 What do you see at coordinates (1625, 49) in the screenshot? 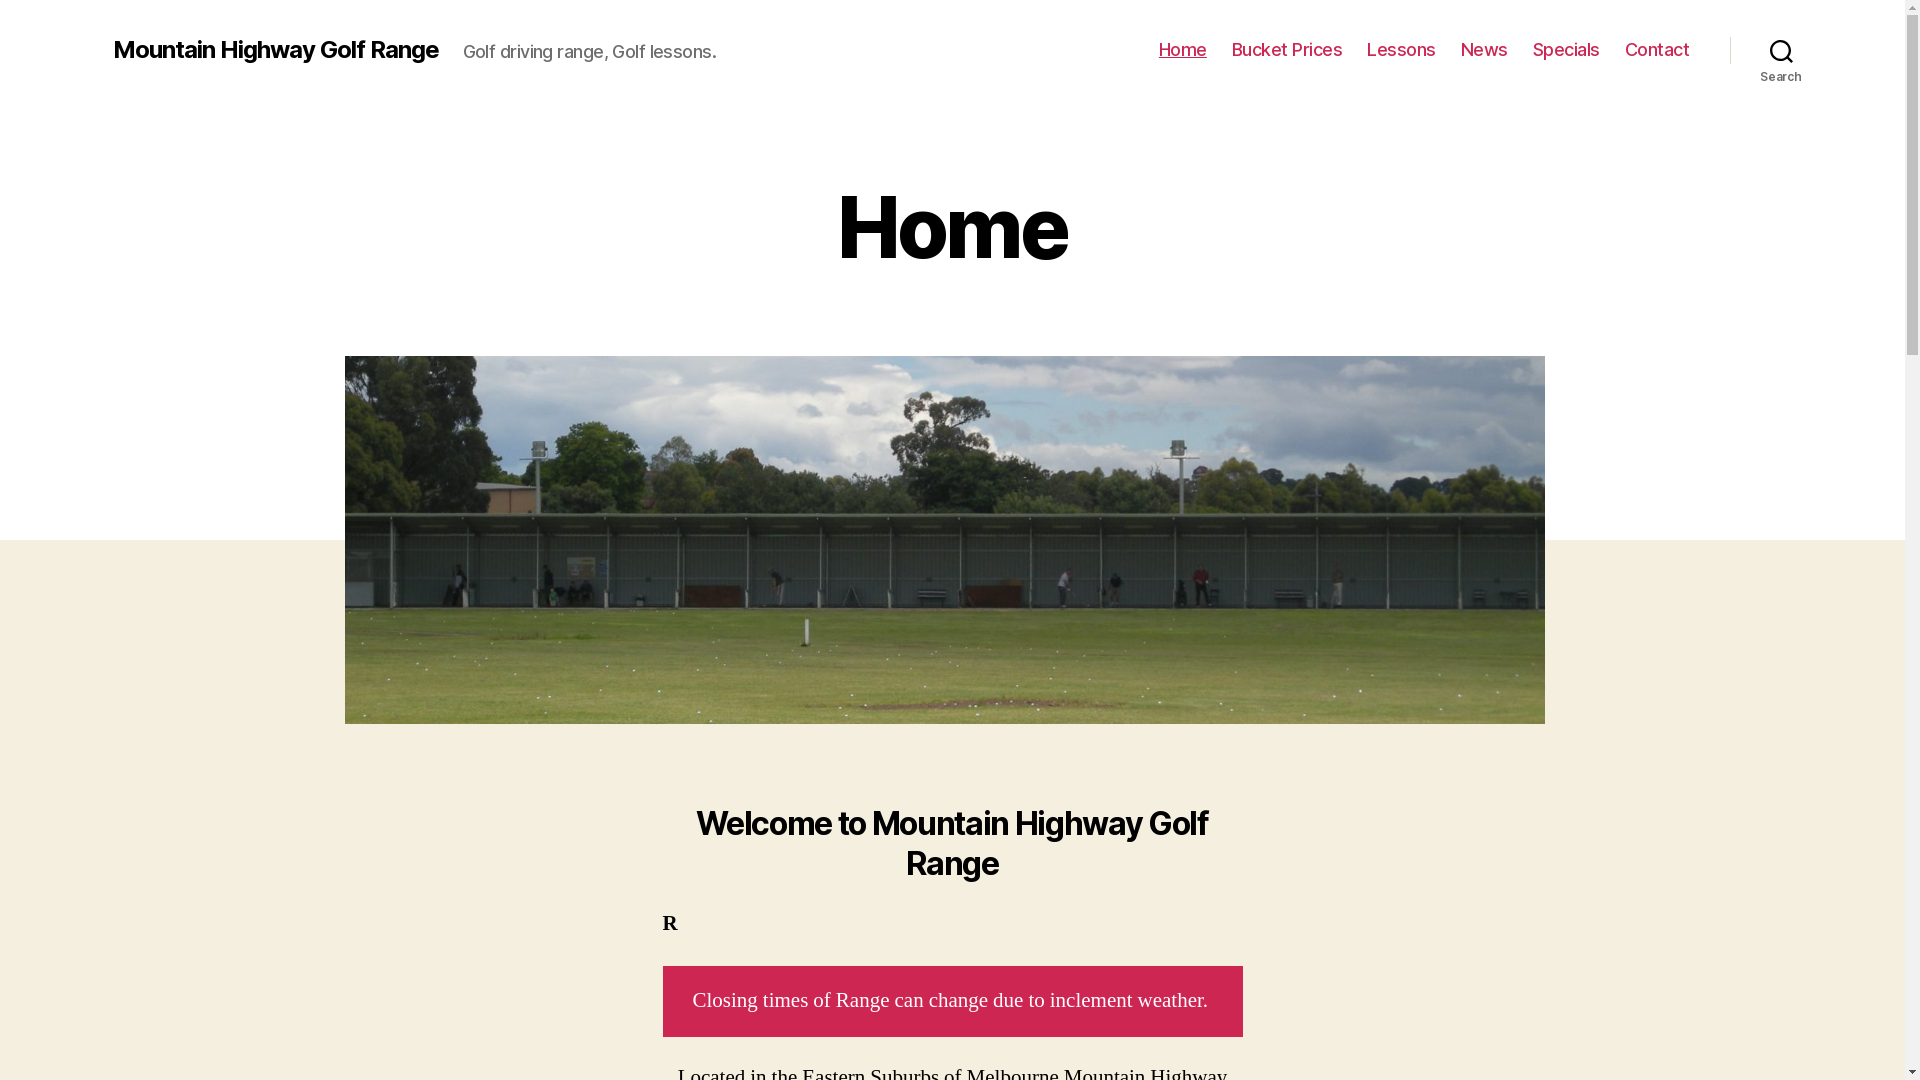
I see `'Contact'` at bounding box center [1625, 49].